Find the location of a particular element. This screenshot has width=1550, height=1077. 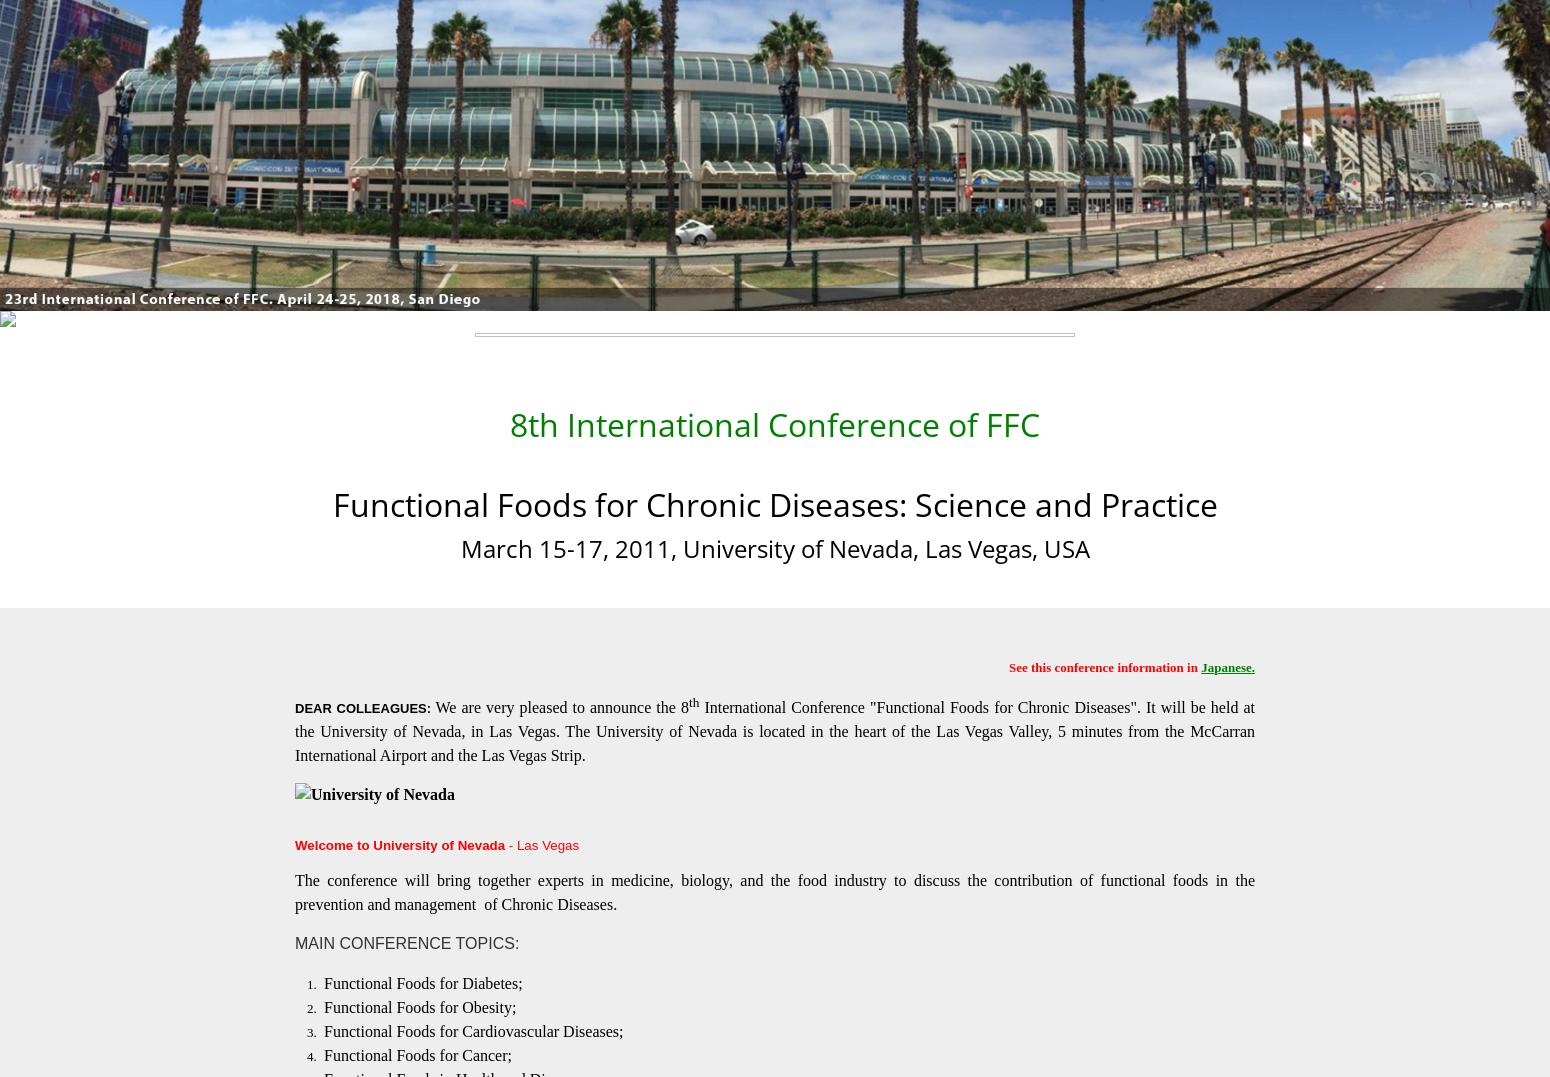

'Functional Foods for Obesity;' is located at coordinates (418, 1005).